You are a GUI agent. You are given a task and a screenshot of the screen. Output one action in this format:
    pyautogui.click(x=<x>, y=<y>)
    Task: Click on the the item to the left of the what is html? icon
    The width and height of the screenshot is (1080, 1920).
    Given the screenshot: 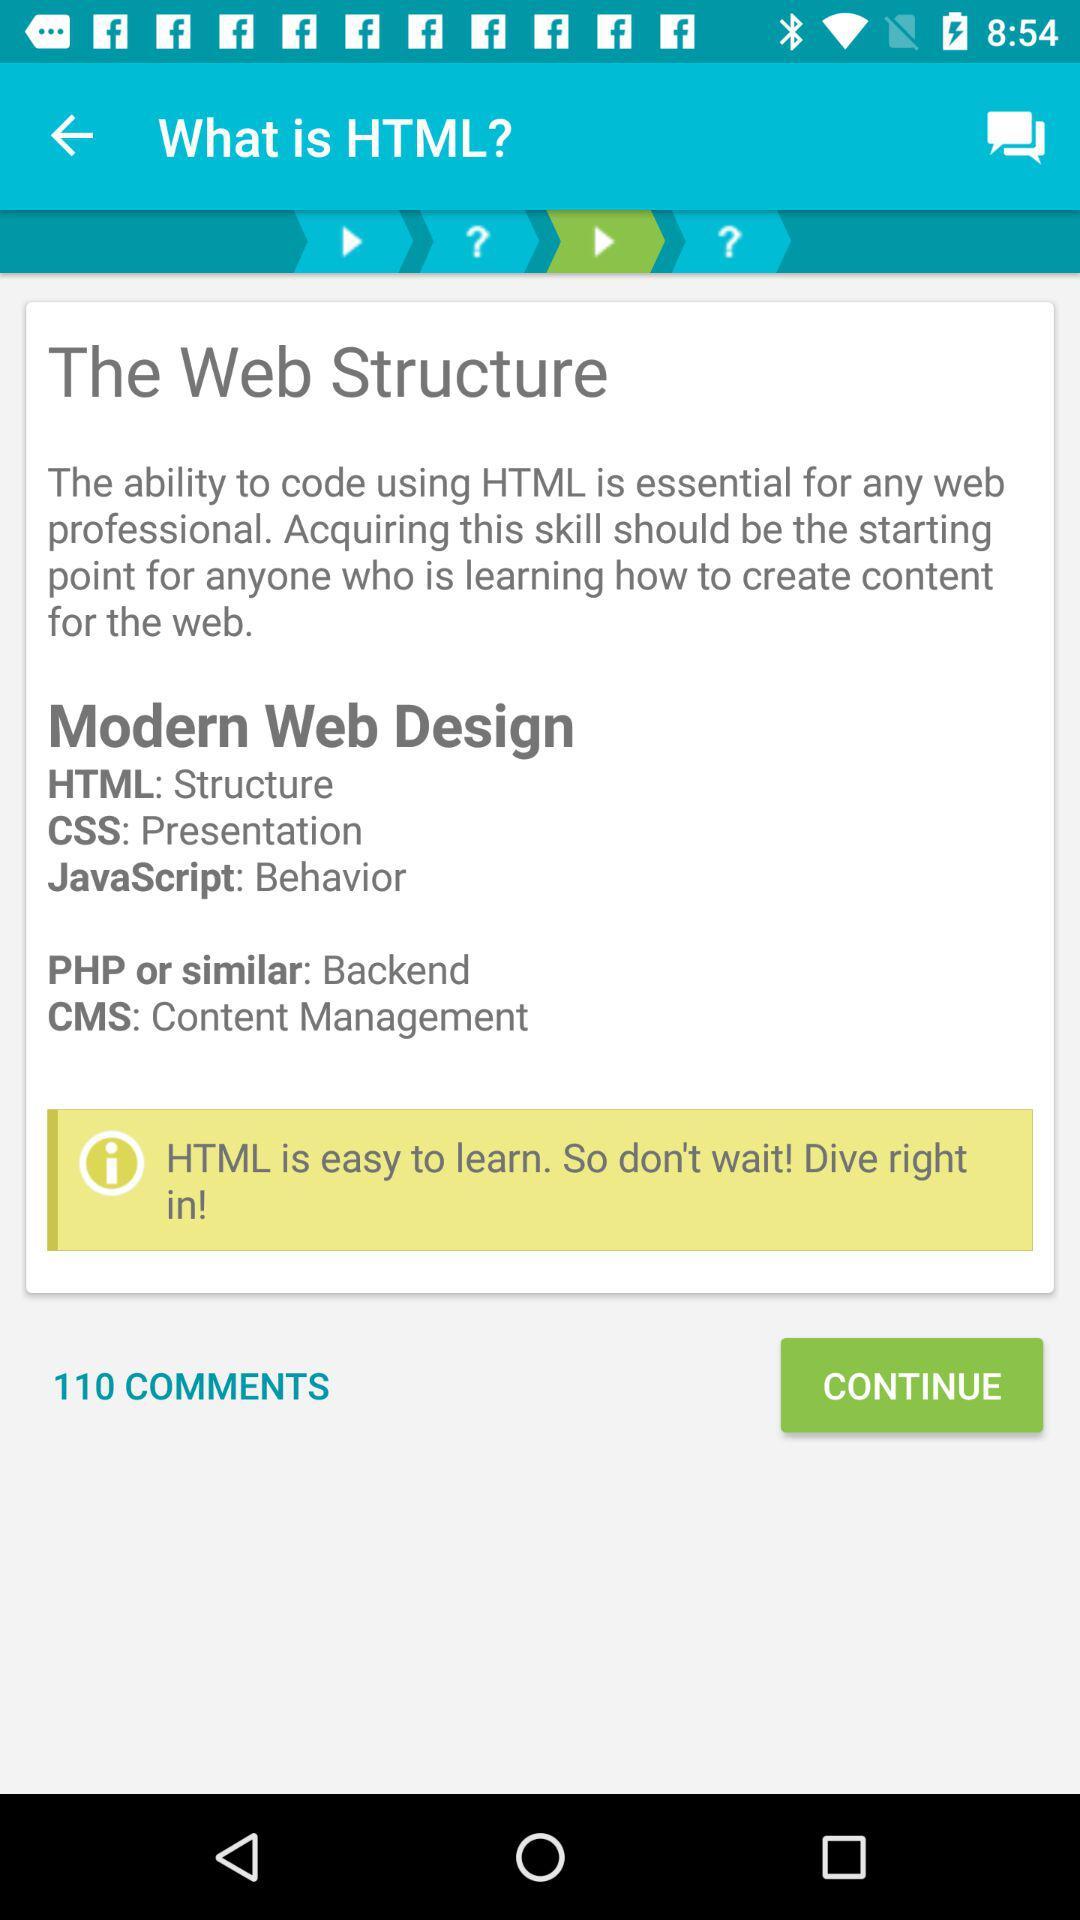 What is the action you would take?
    pyautogui.click(x=72, y=135)
    